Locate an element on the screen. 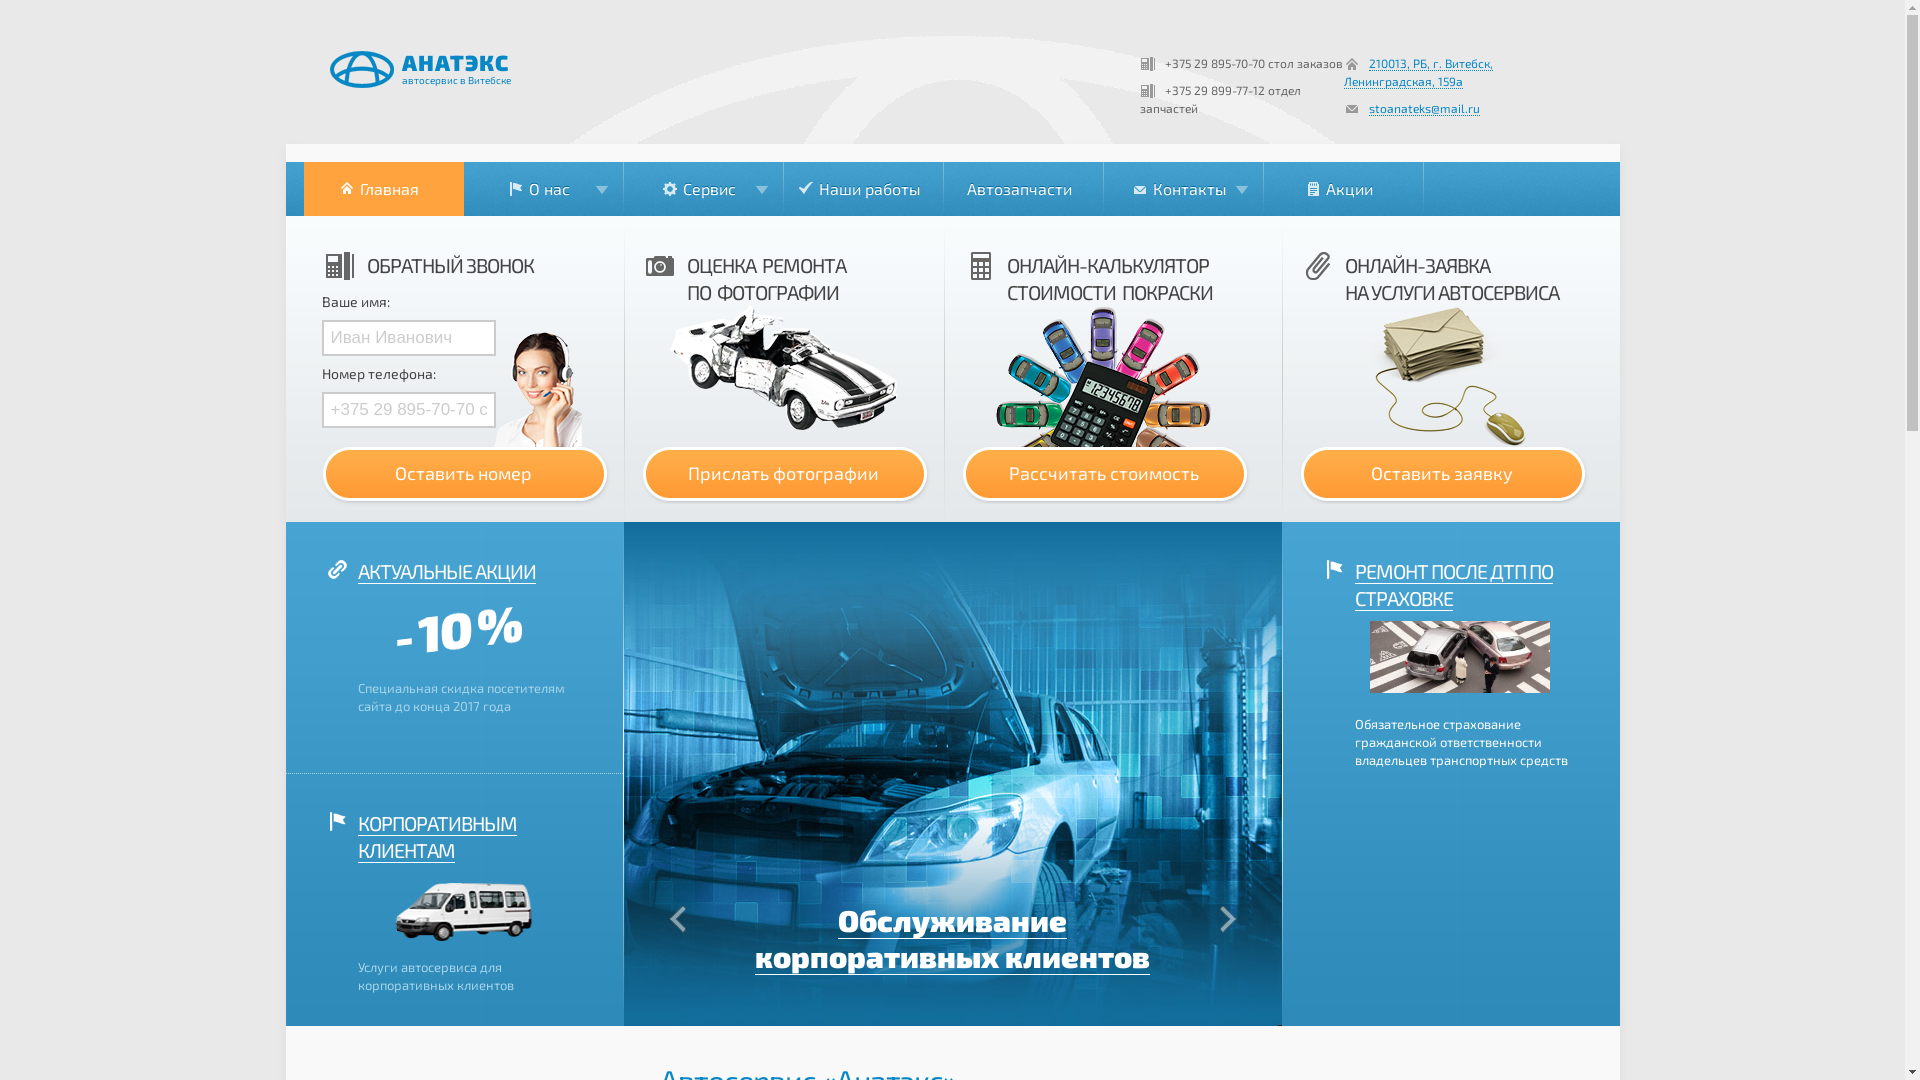  'stoanateks@mail.ru' is located at coordinates (1422, 108).